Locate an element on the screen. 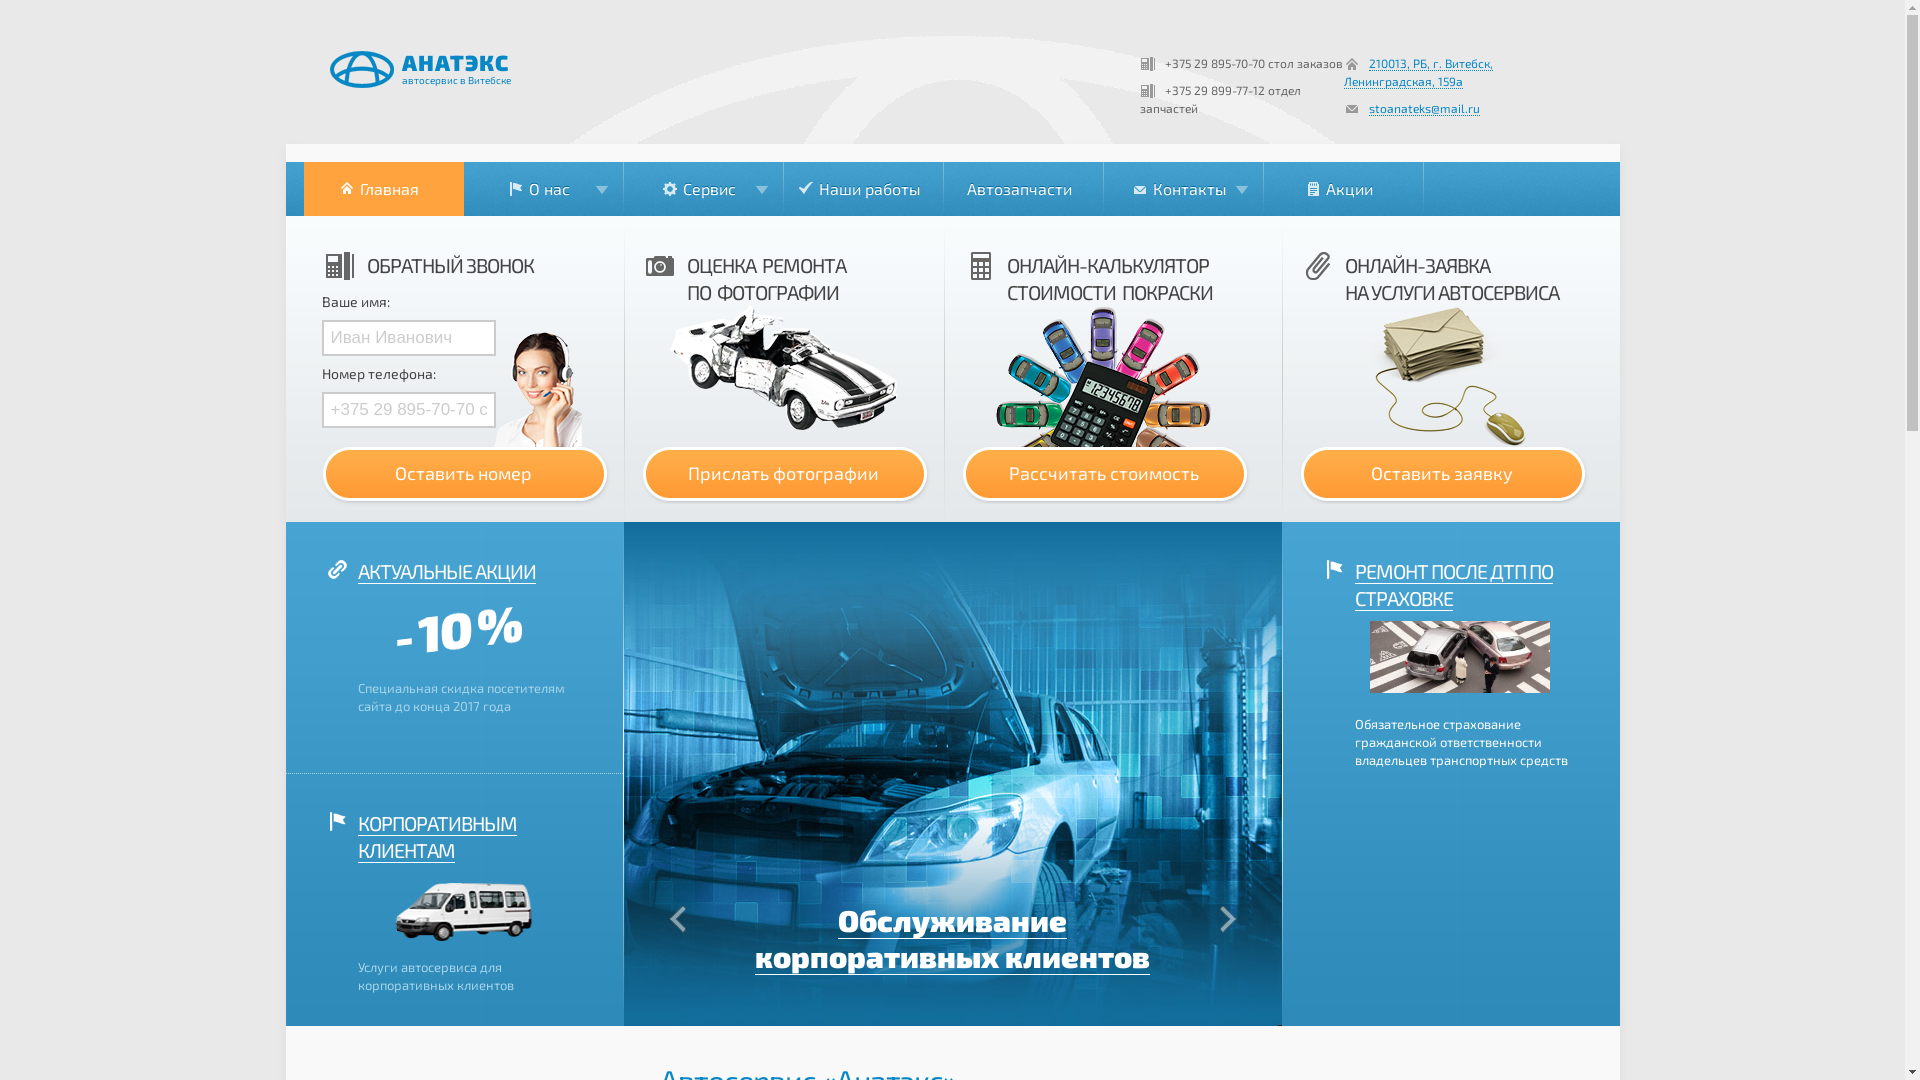  'stoanateks@mail.ru' is located at coordinates (1422, 108).